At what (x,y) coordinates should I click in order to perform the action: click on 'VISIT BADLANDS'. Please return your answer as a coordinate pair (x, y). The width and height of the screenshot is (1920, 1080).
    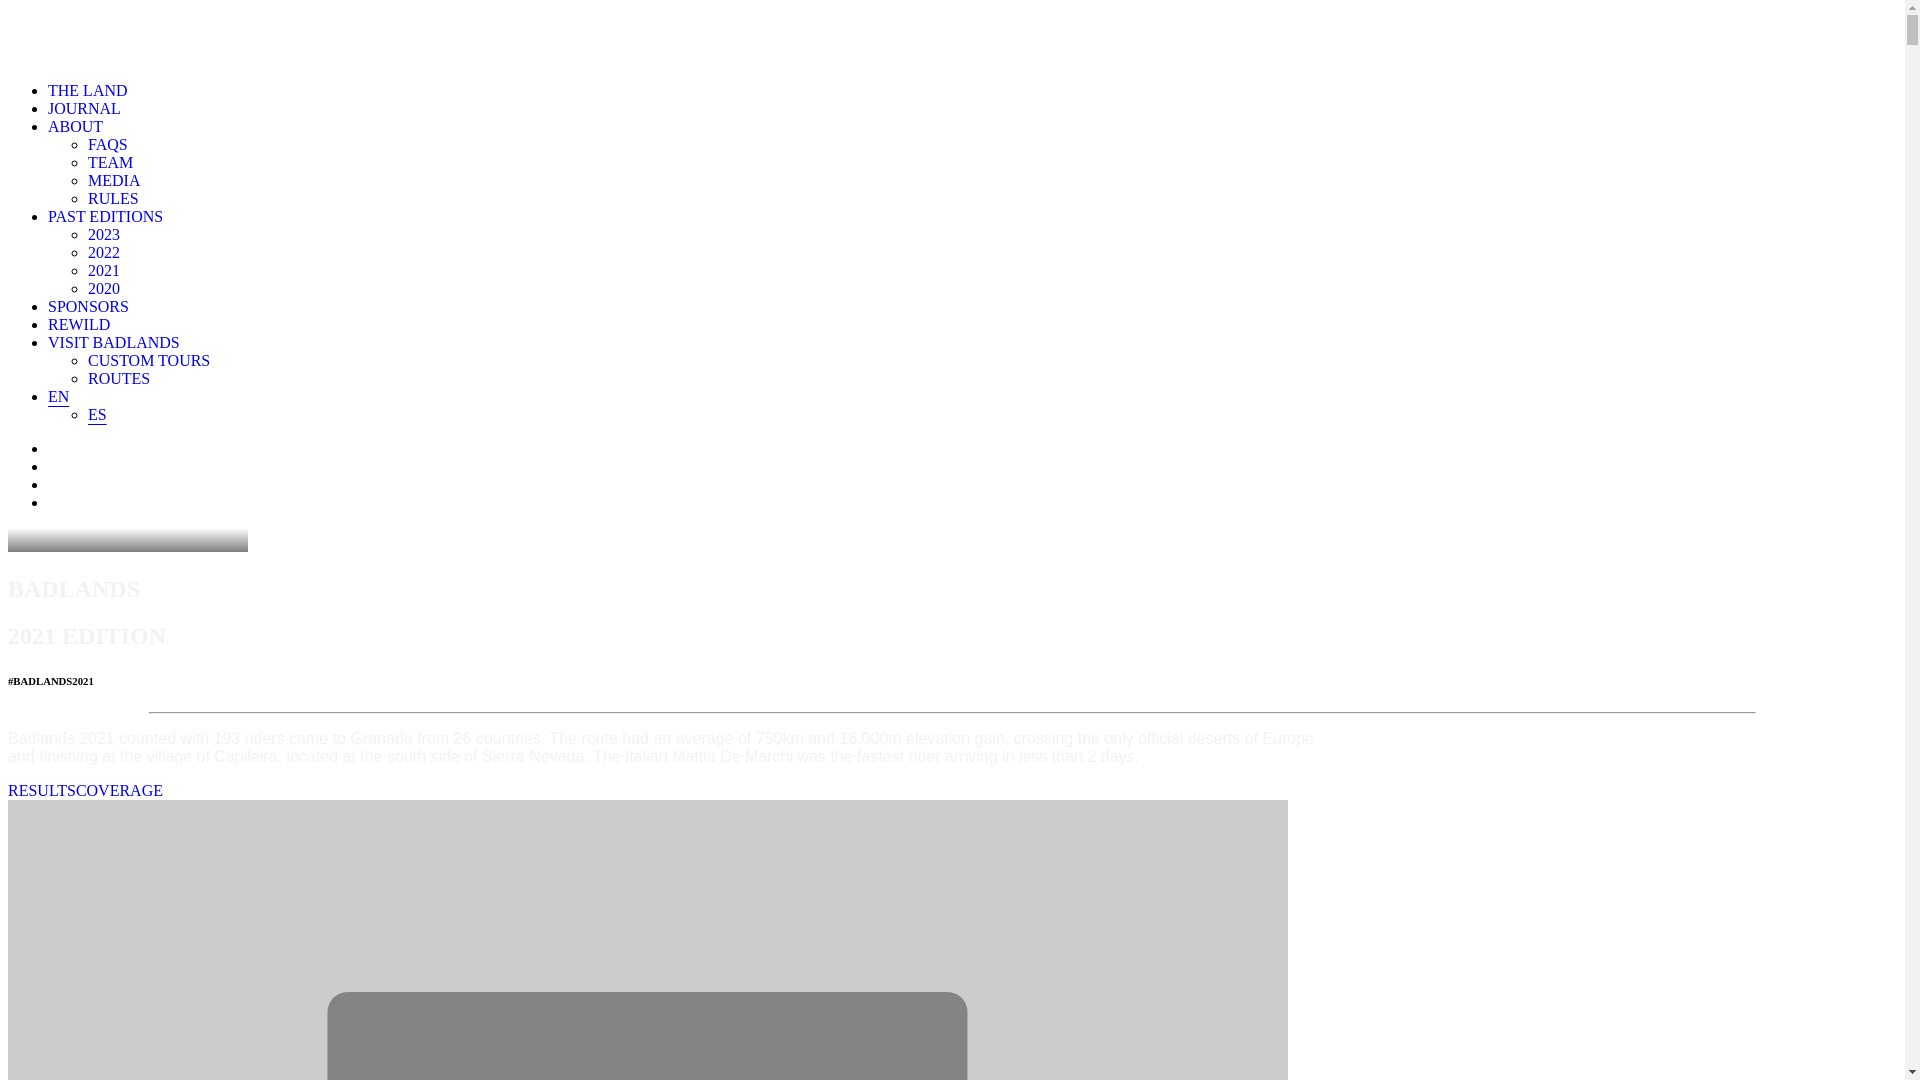
    Looking at the image, I should click on (48, 341).